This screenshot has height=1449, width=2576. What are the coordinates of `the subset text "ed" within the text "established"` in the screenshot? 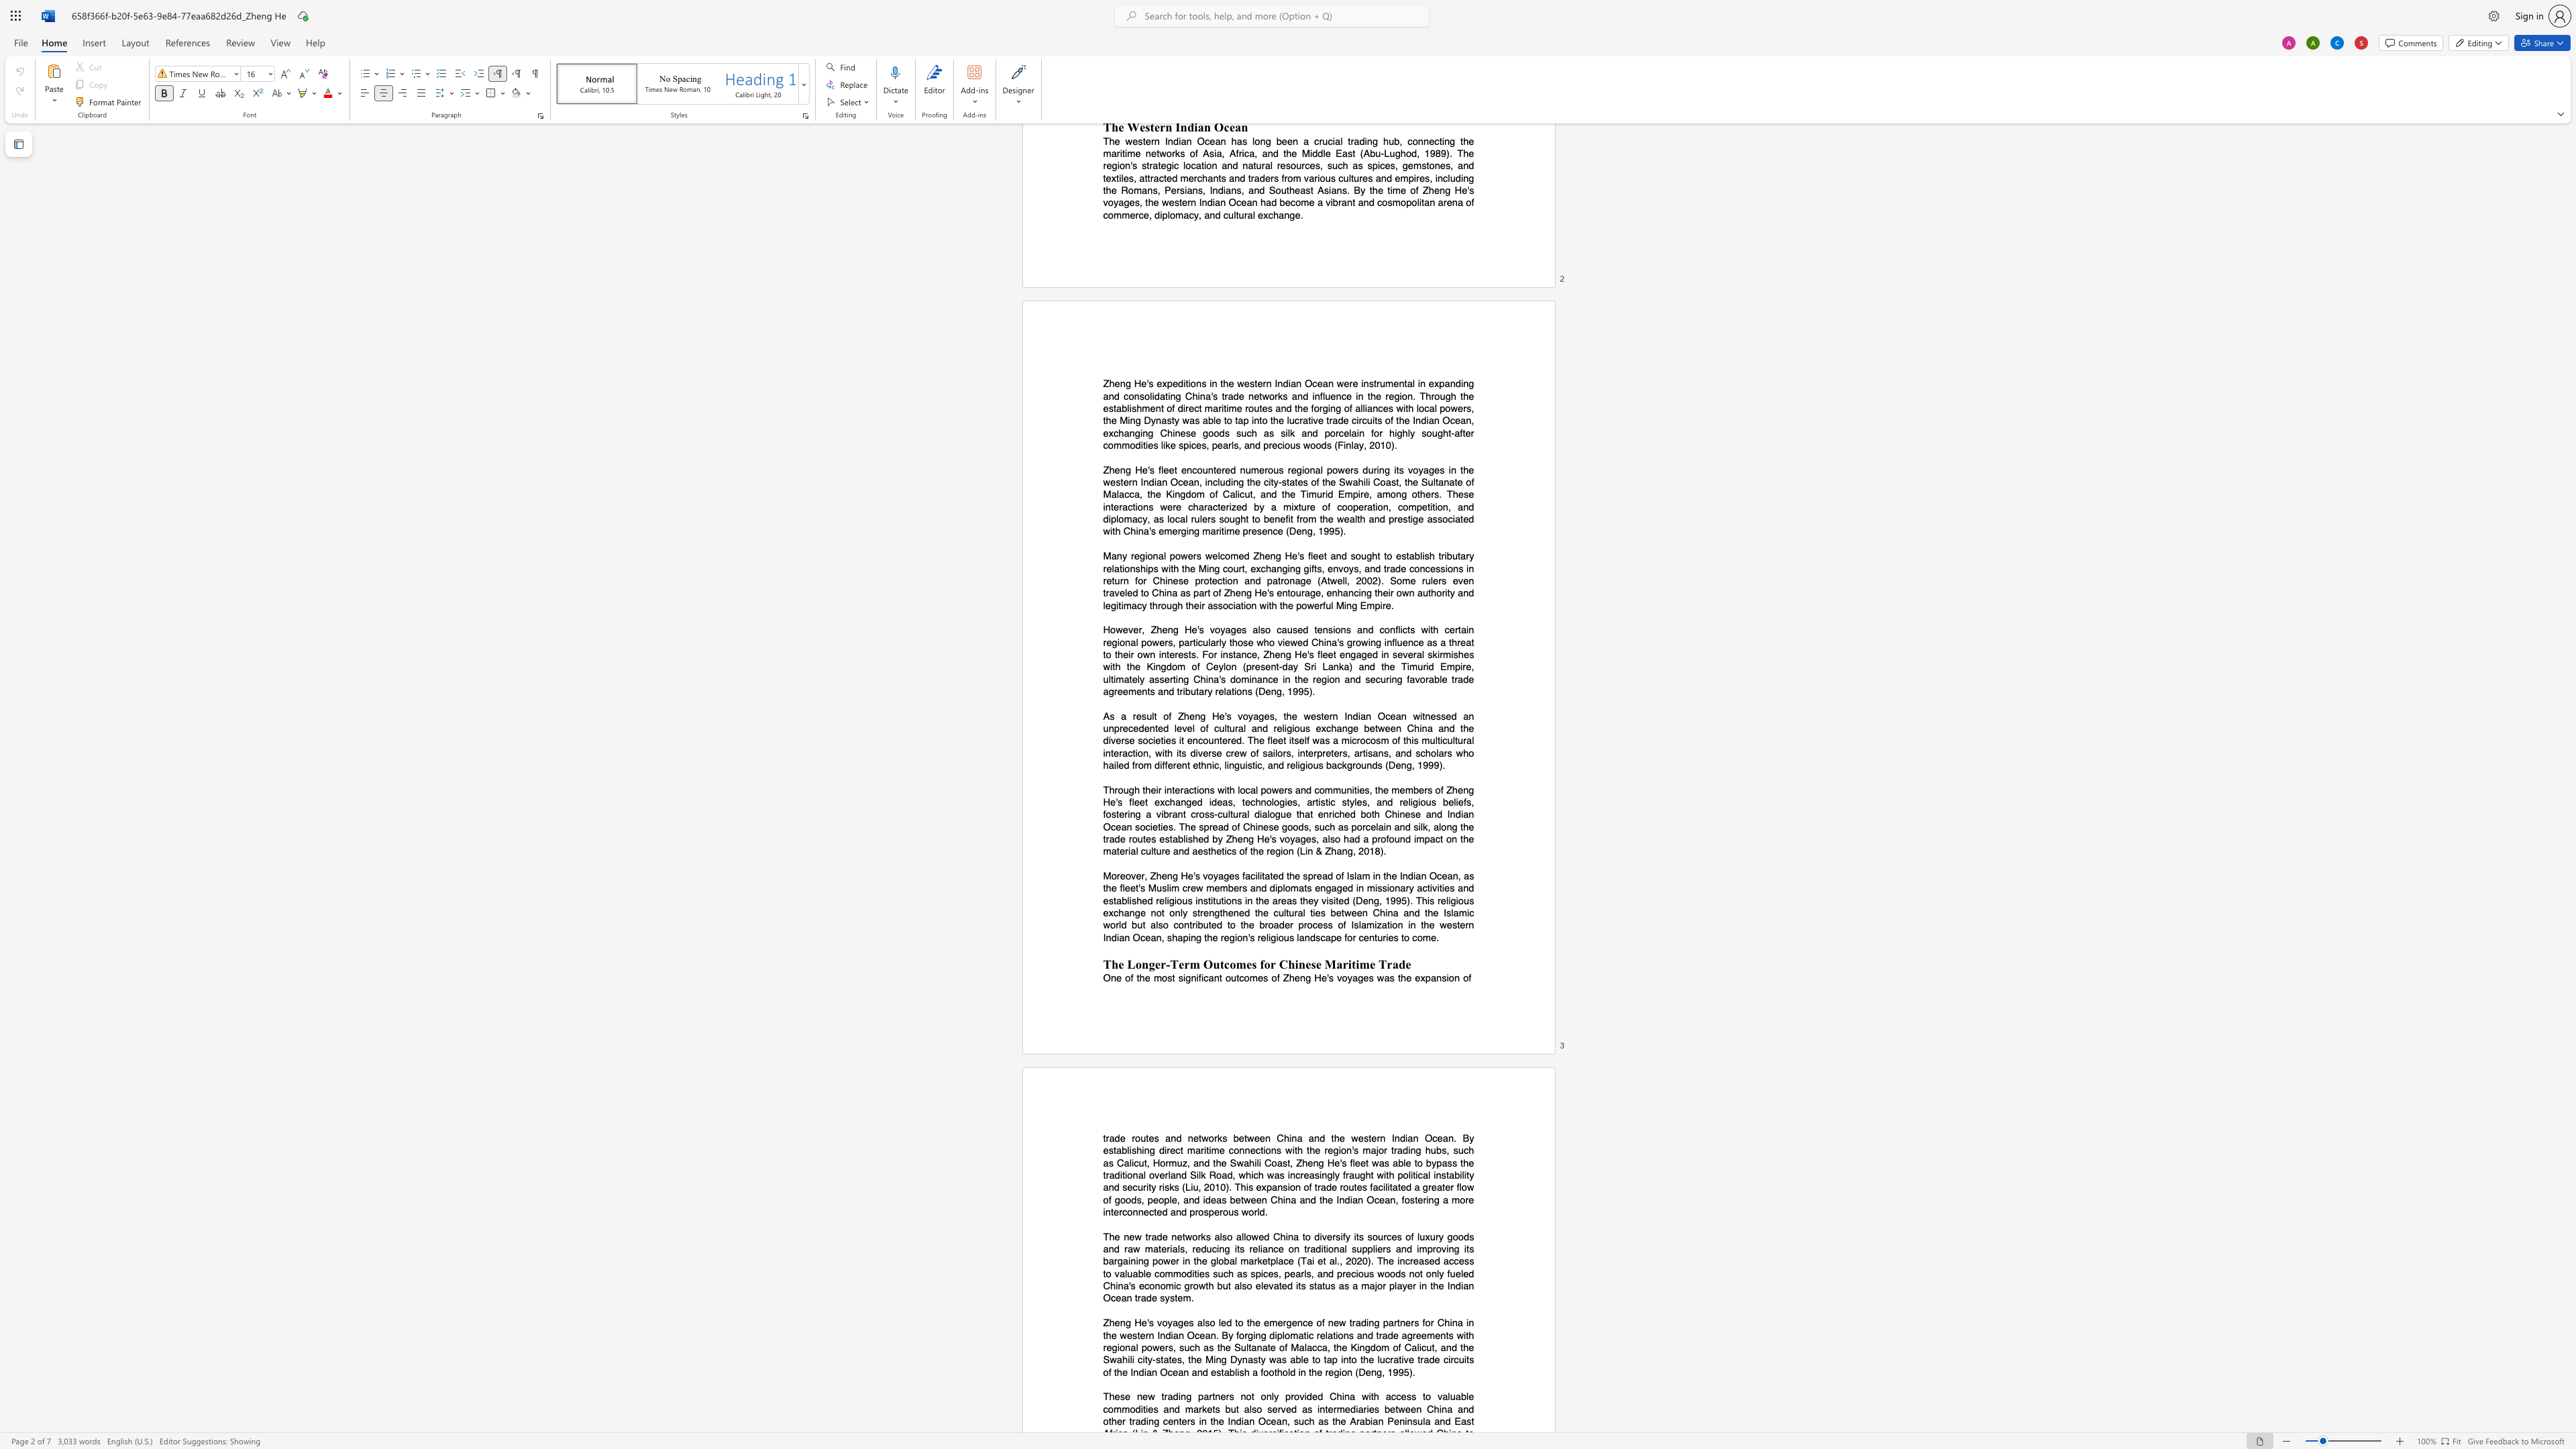 It's located at (1141, 900).